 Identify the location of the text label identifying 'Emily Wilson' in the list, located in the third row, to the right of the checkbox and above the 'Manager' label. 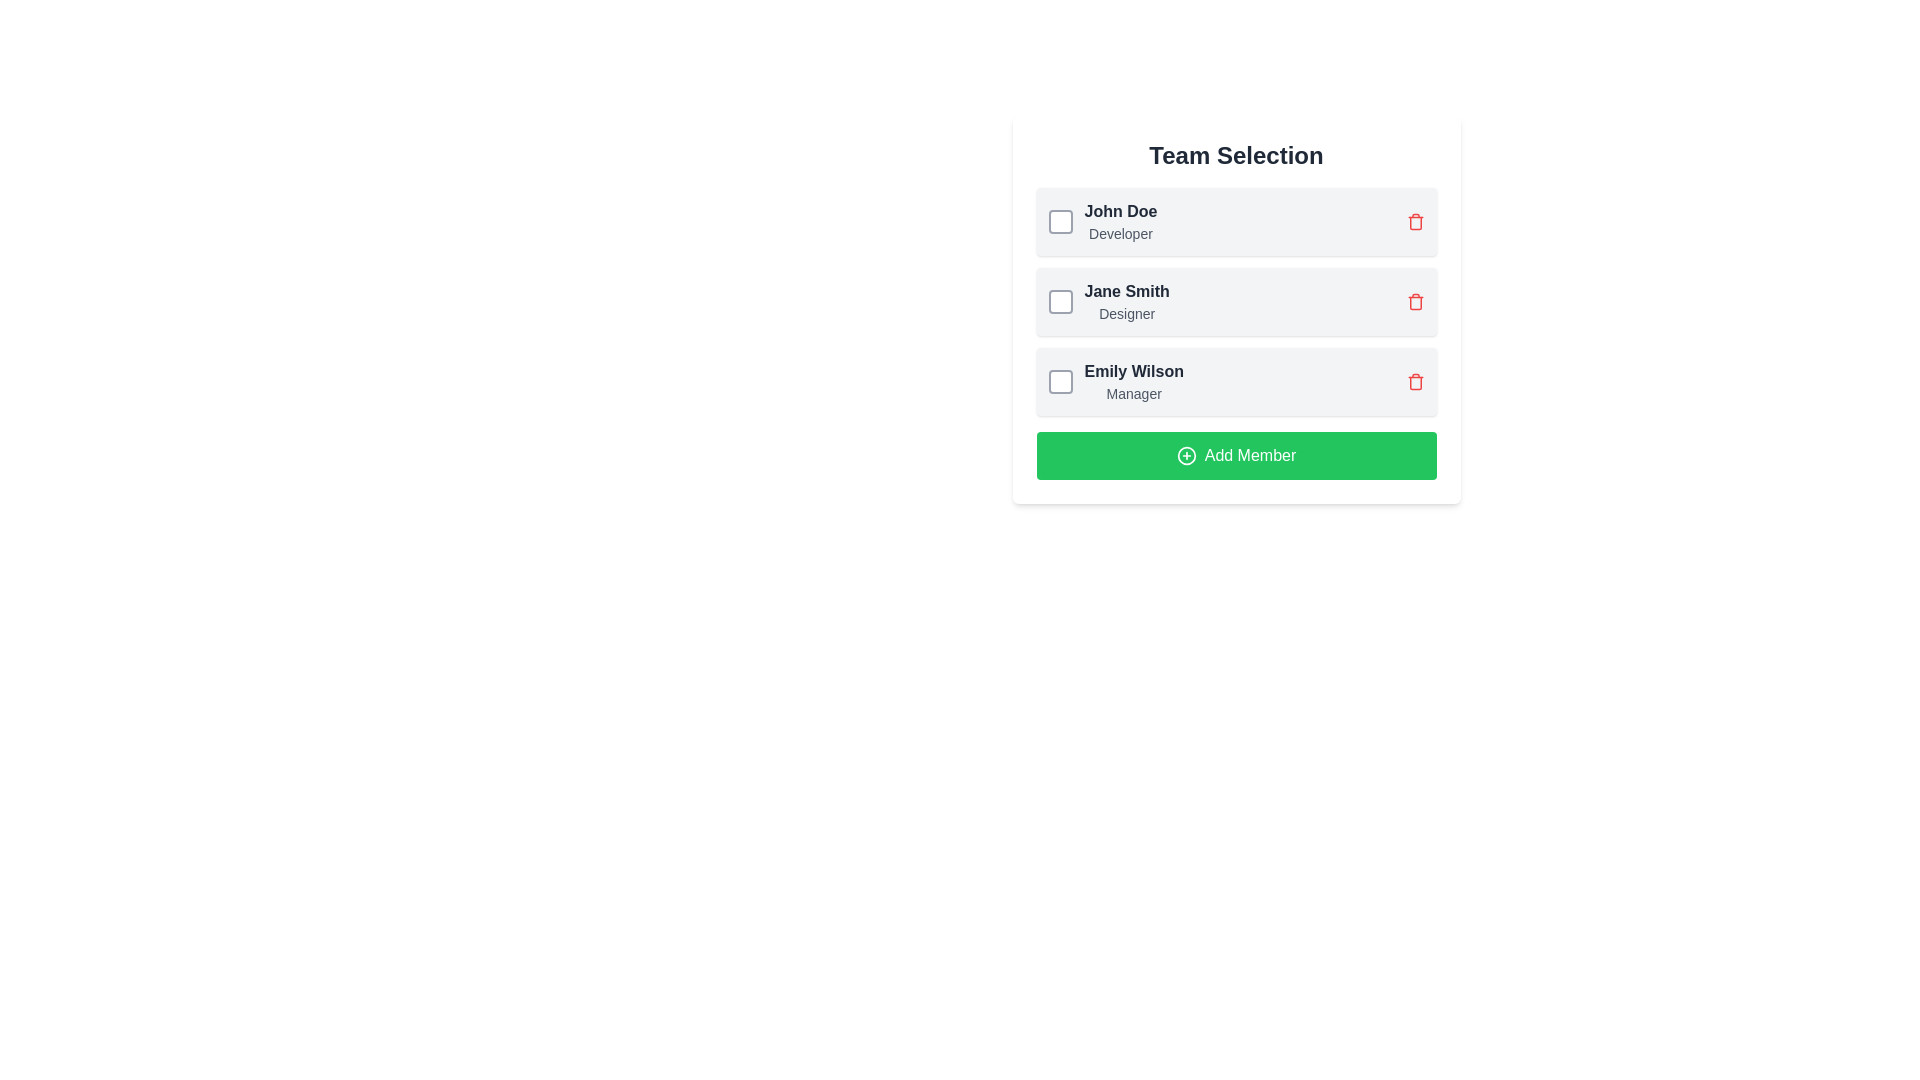
(1134, 371).